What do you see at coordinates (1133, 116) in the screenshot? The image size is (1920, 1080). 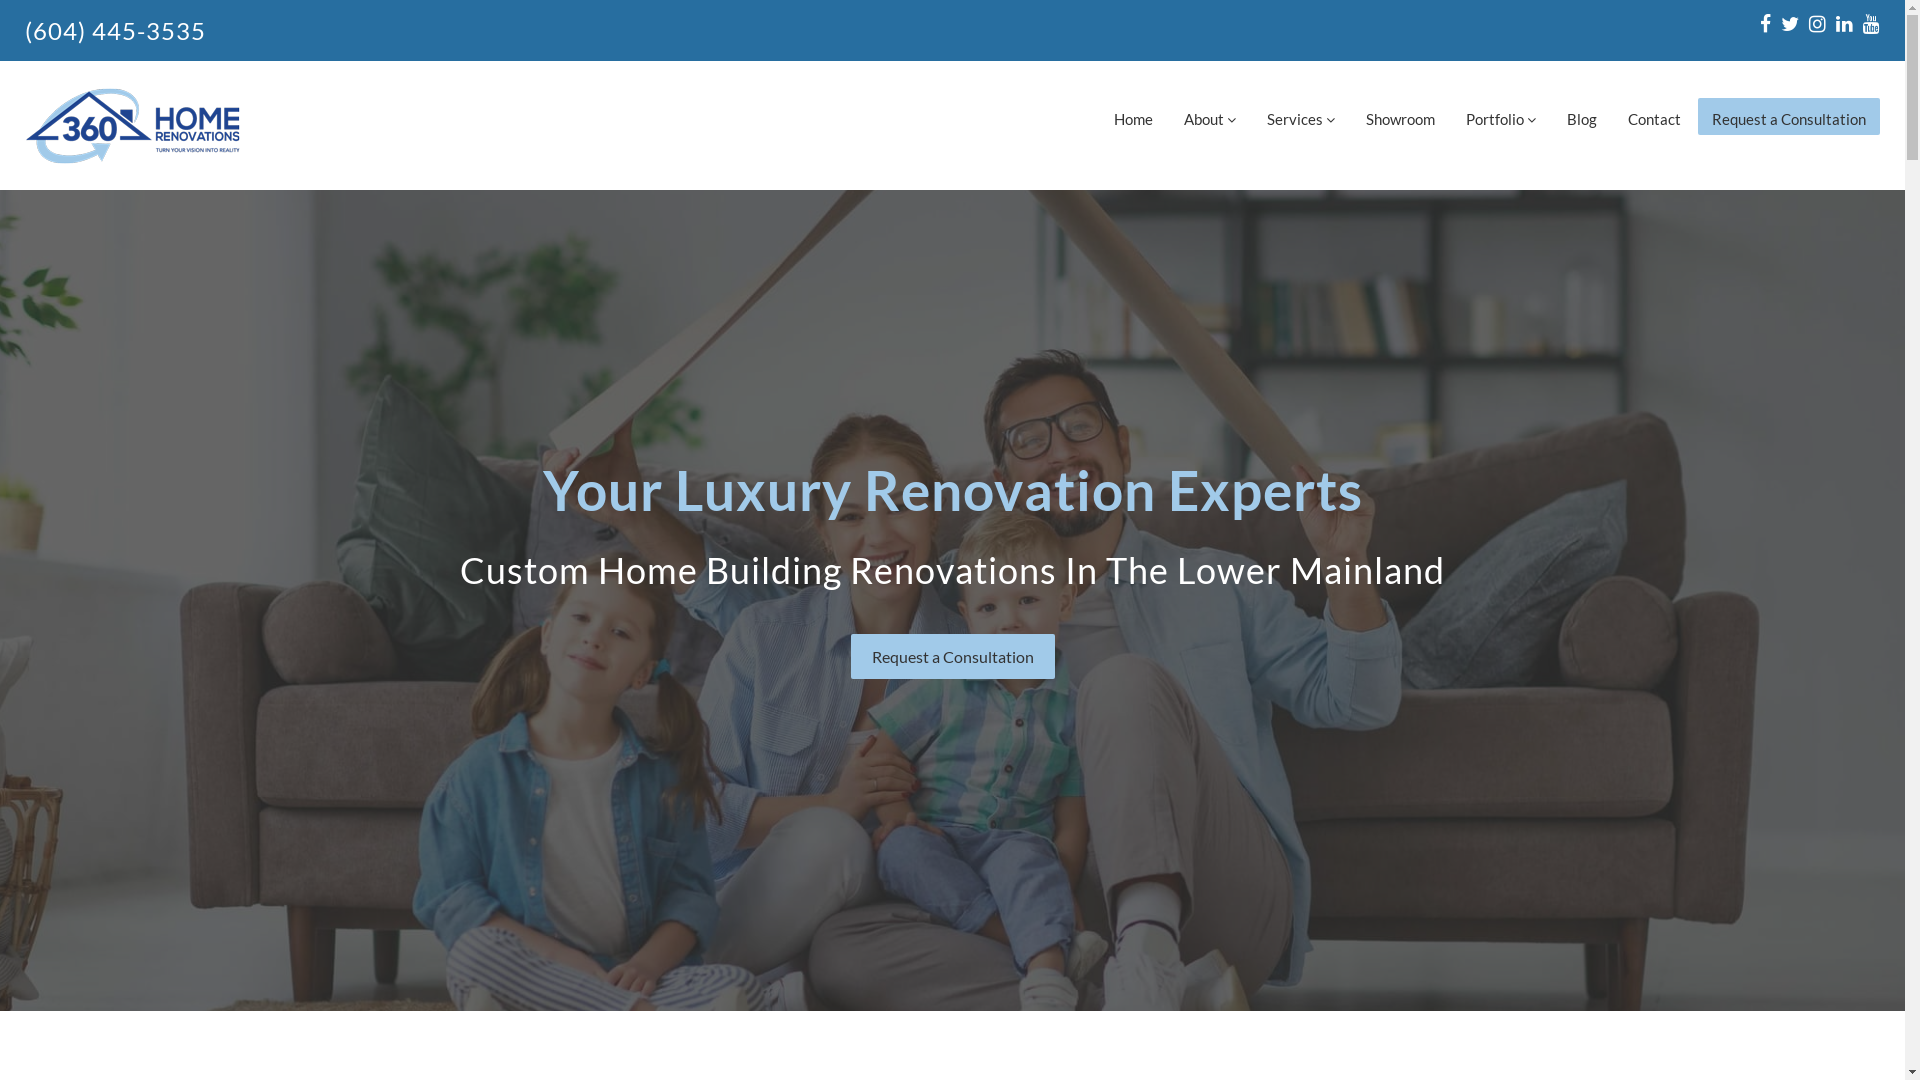 I see `'Home'` at bounding box center [1133, 116].